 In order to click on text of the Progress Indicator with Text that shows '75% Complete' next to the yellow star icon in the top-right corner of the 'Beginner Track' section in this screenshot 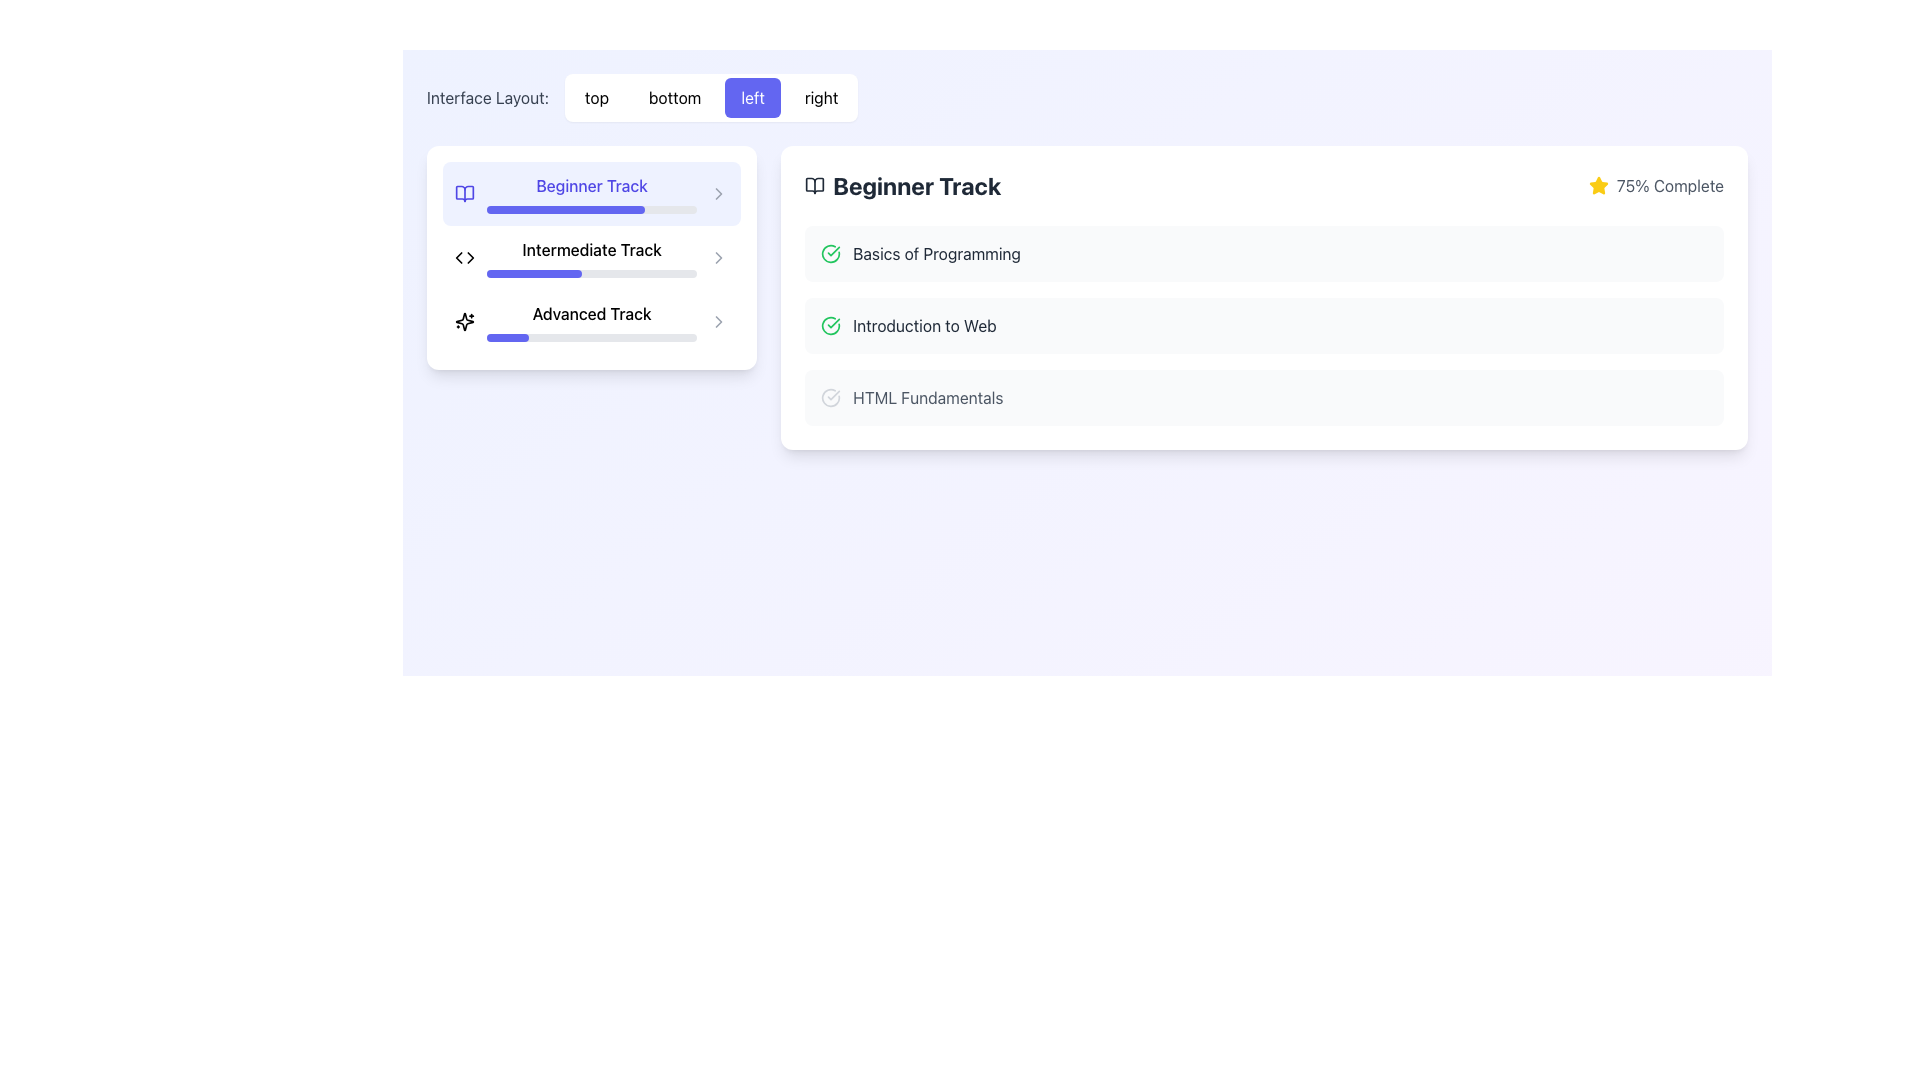, I will do `click(1656, 185)`.